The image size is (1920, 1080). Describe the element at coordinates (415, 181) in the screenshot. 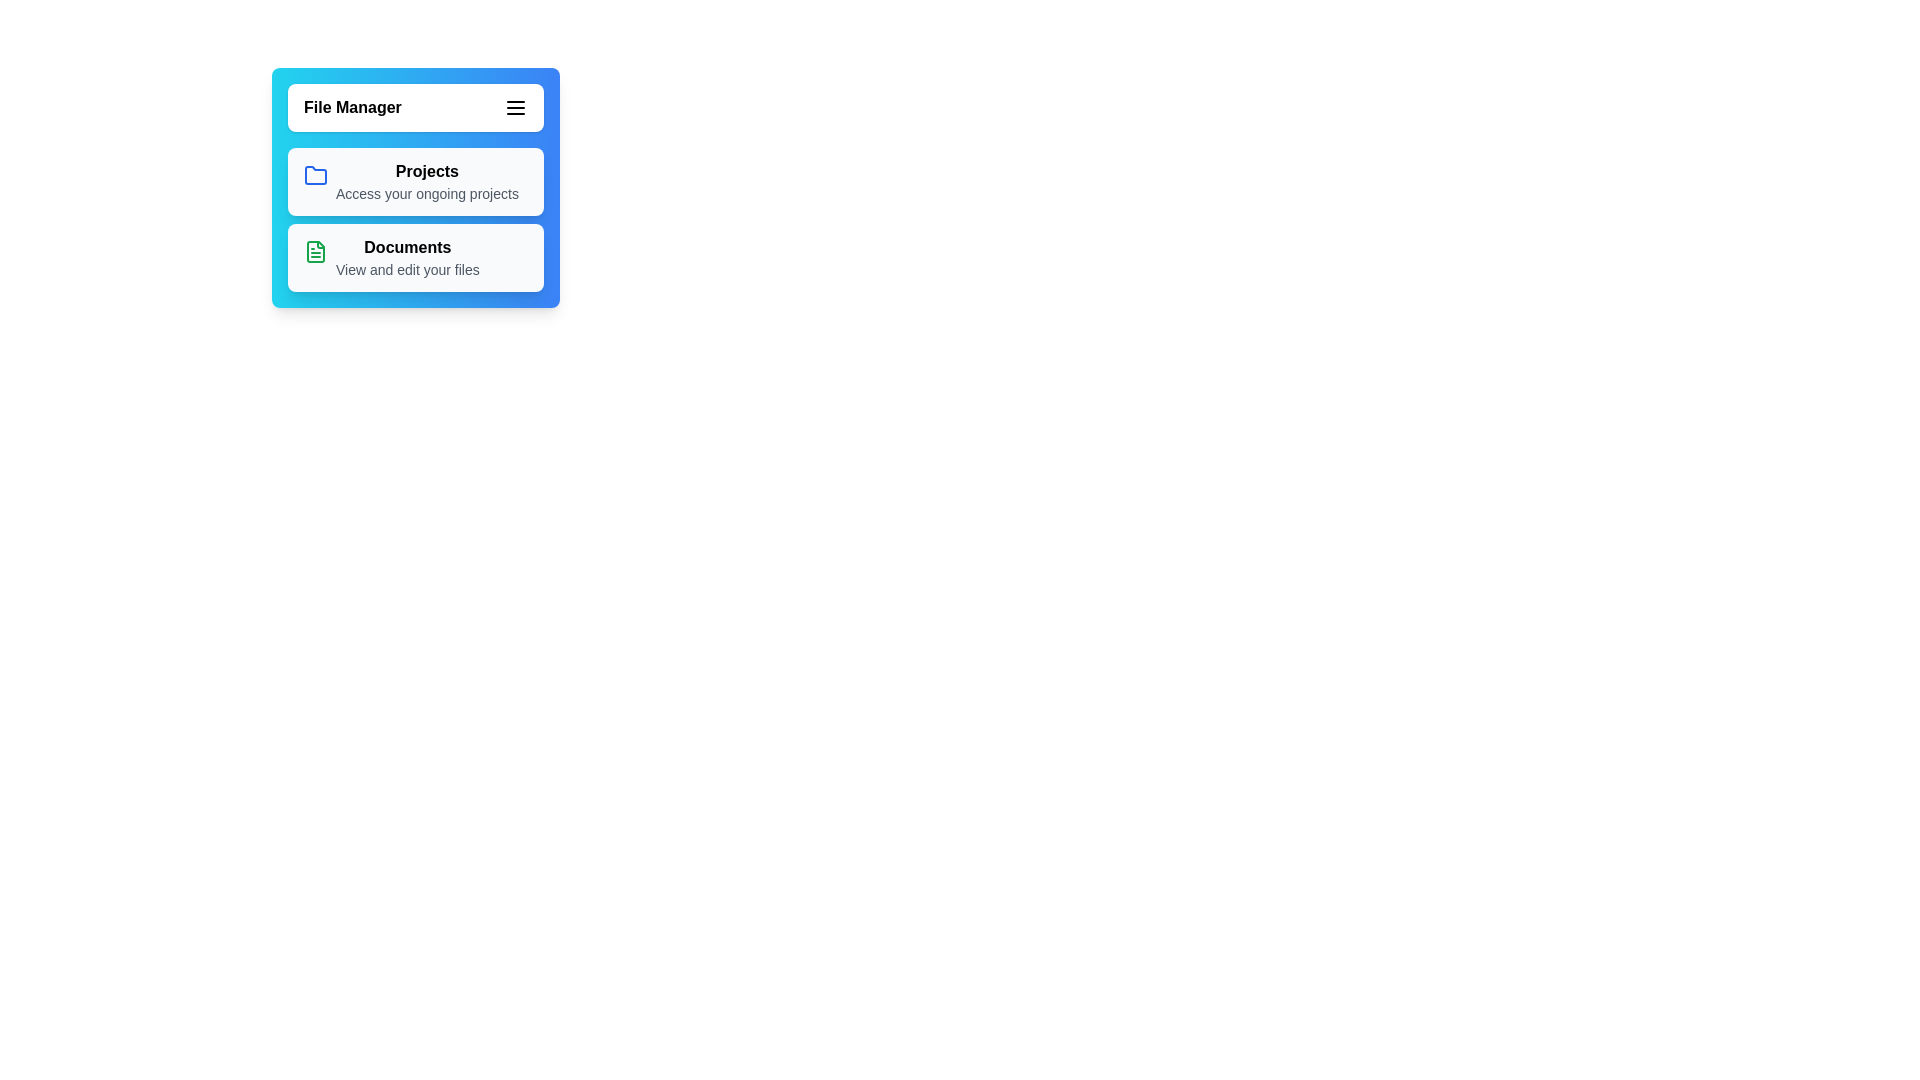

I see `the 'Projects' menu item to access its functionality` at that location.